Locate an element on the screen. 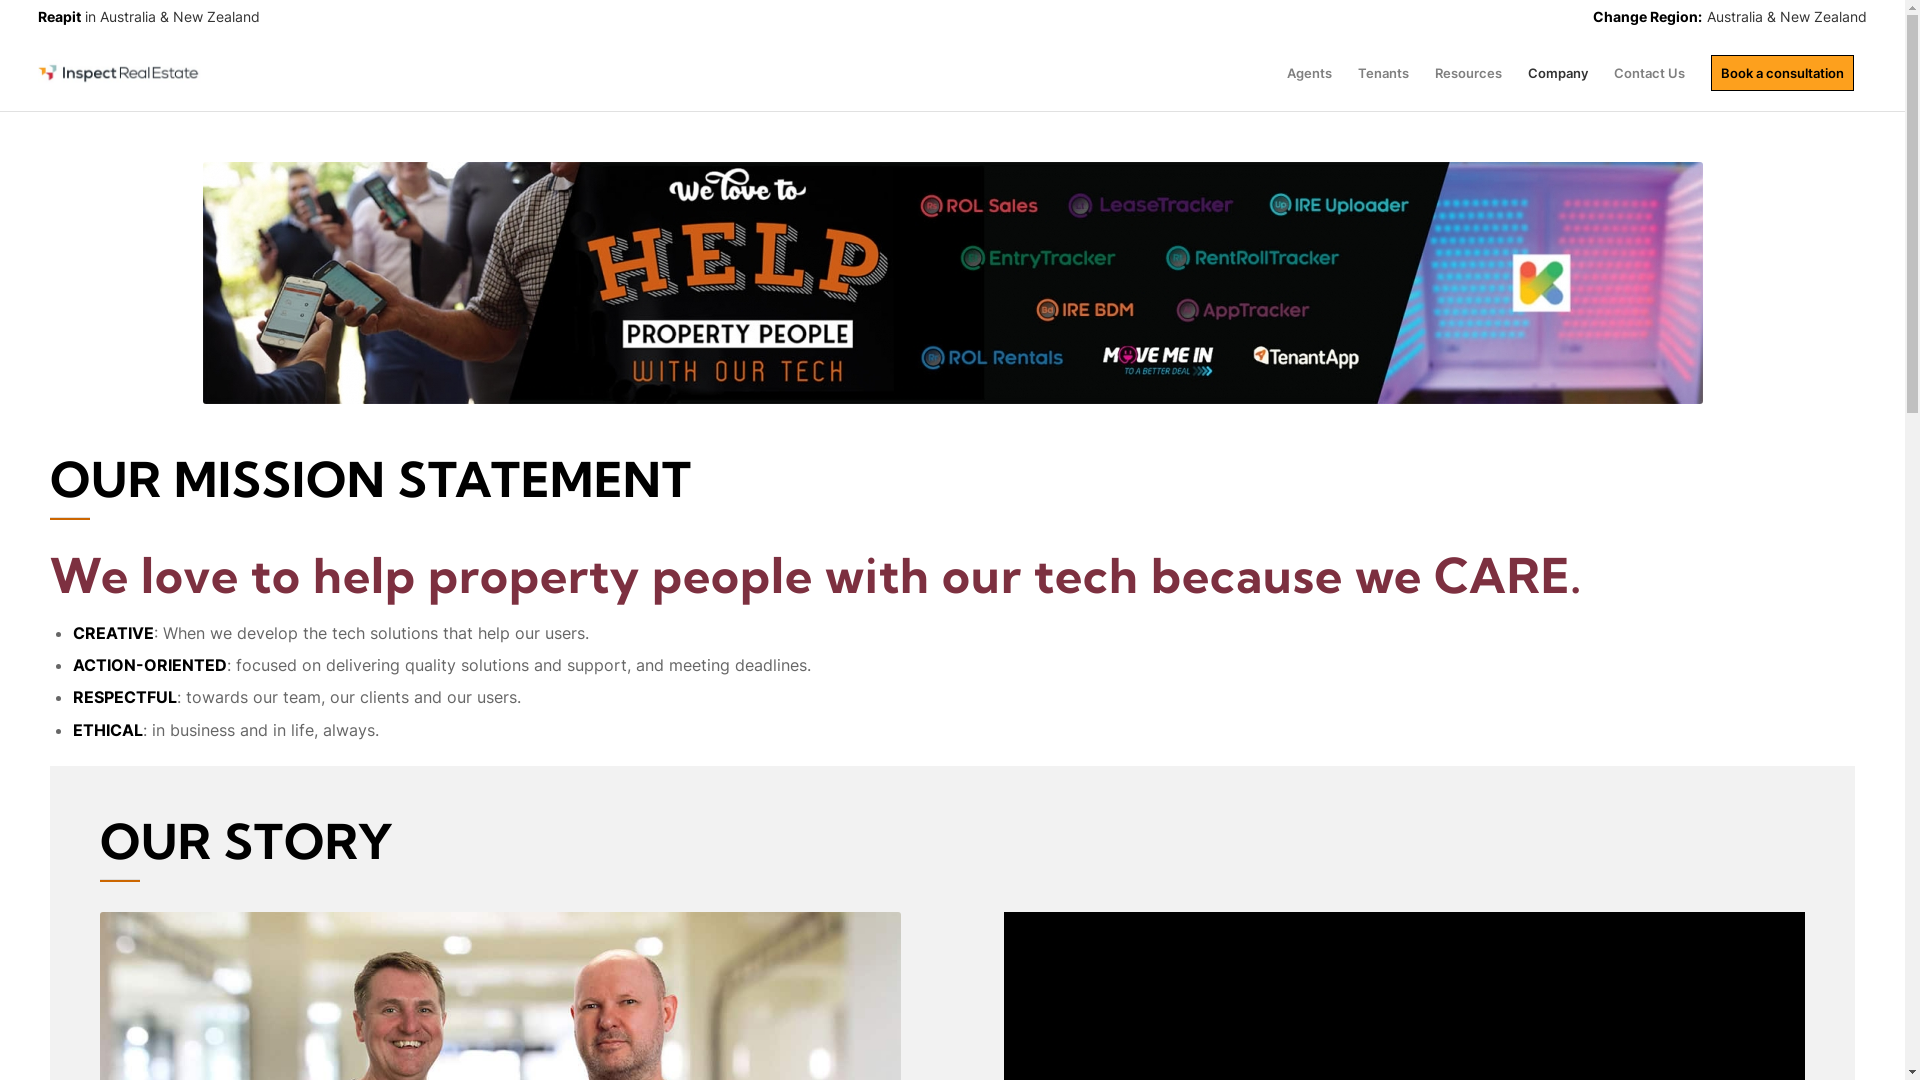  'Agents' is located at coordinates (1309, 72).